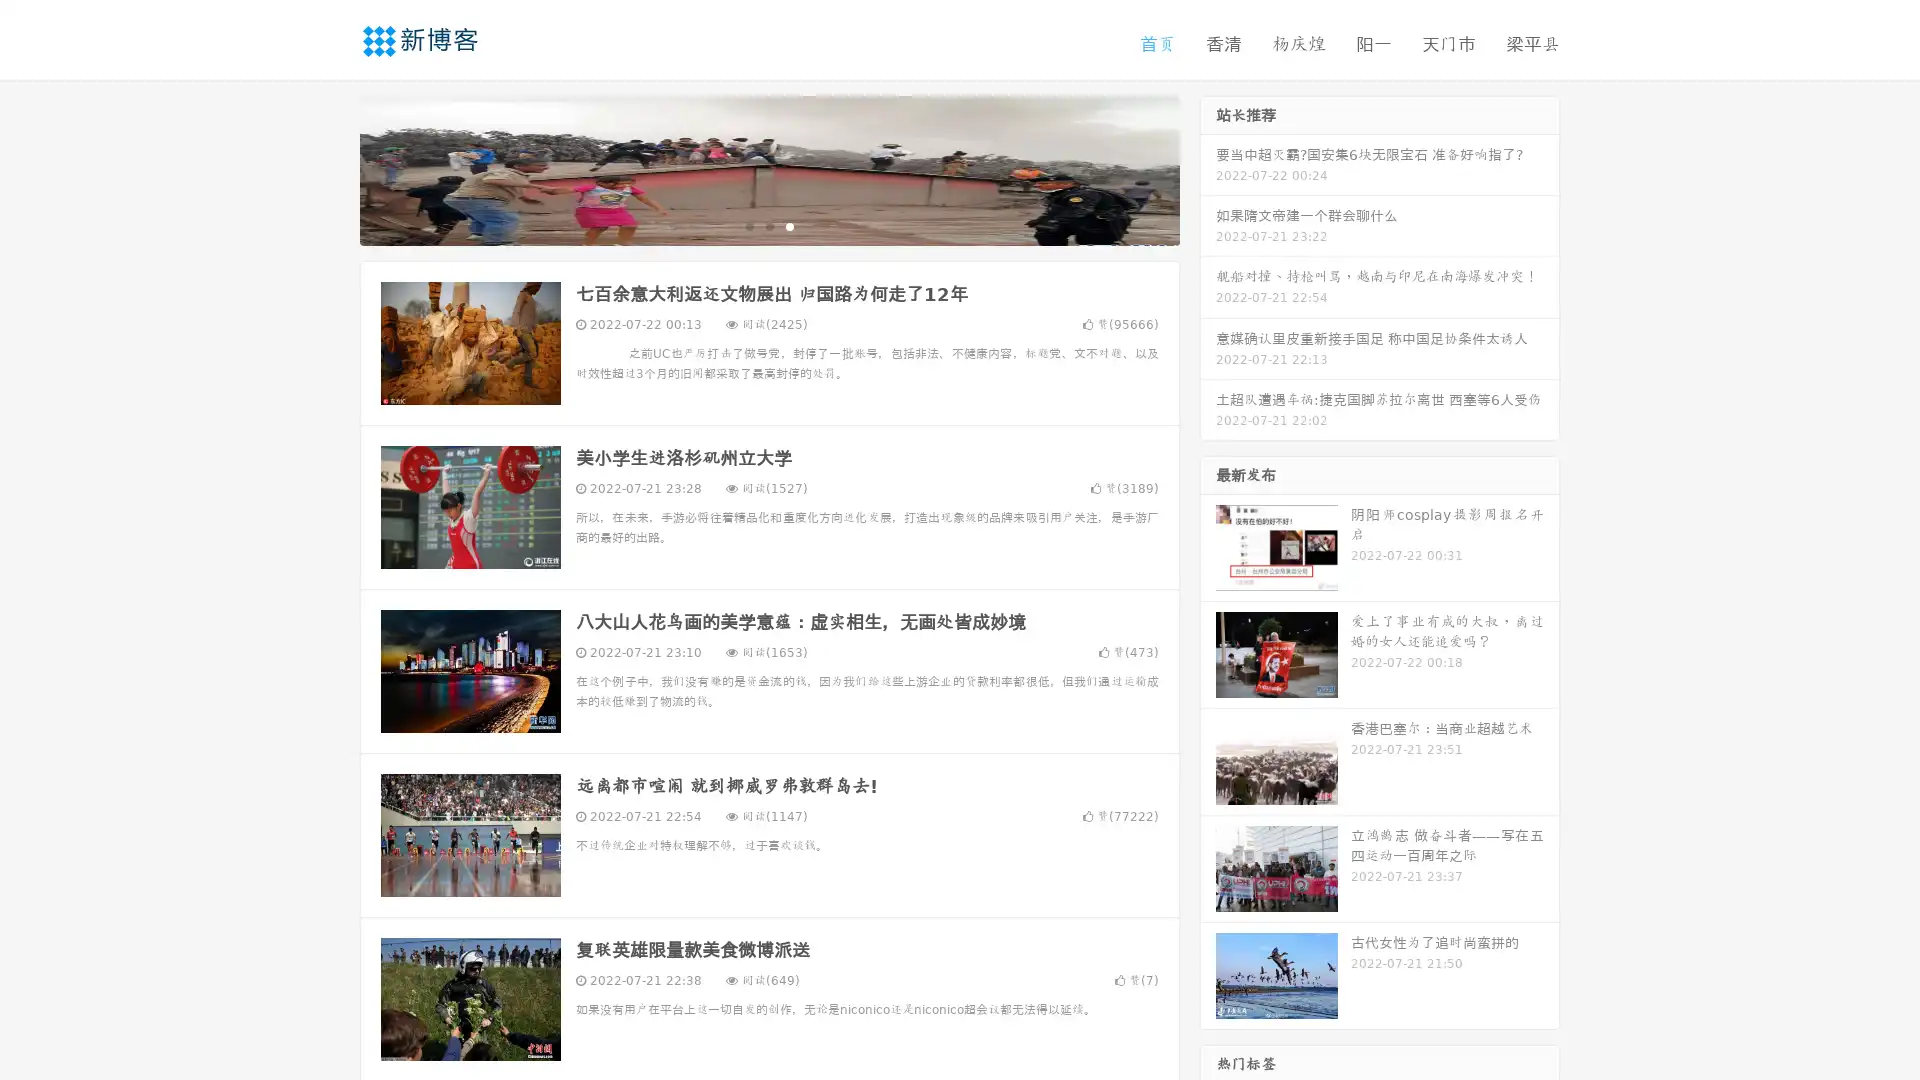 This screenshot has width=1920, height=1080. I want to click on Next slide, so click(1208, 168).